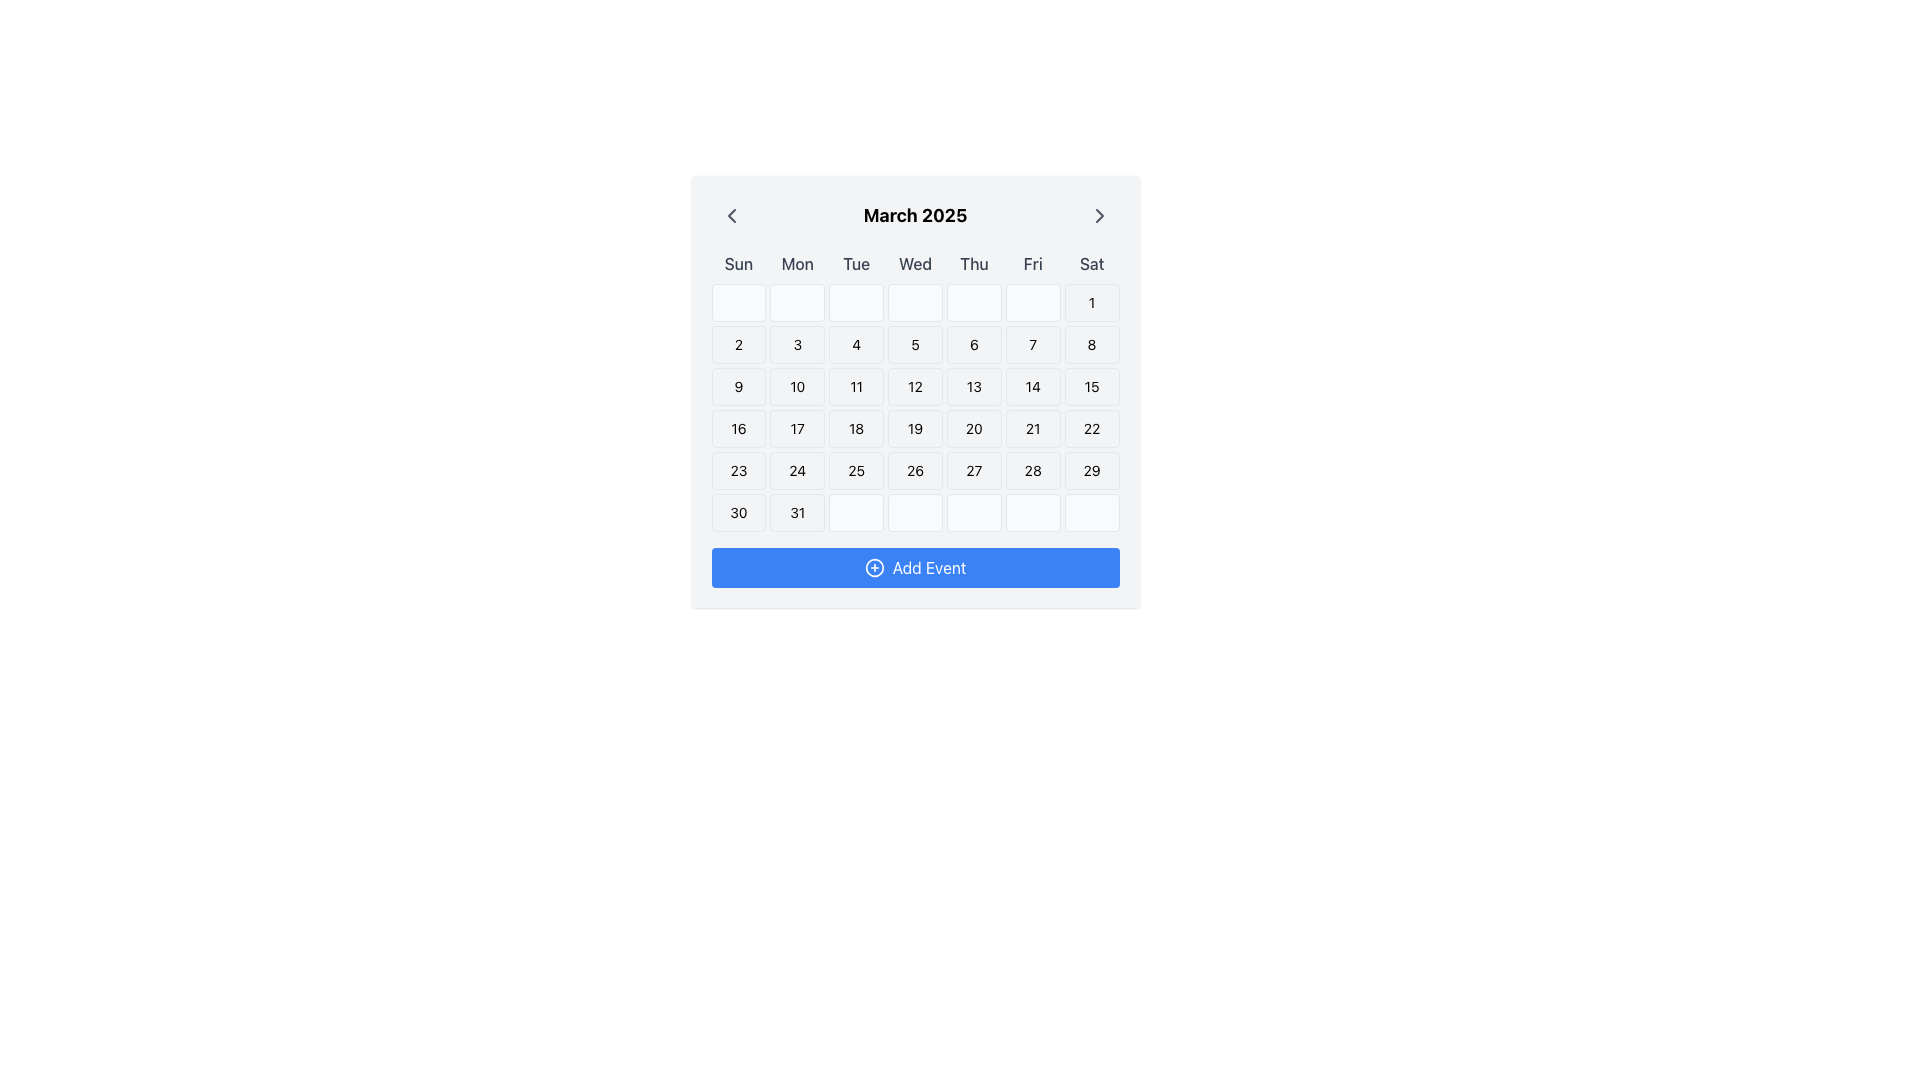  I want to click on the calendar day button displaying '14' located under the 'Thu' column in the March 14, 2025 calendar grid, so click(1033, 386).